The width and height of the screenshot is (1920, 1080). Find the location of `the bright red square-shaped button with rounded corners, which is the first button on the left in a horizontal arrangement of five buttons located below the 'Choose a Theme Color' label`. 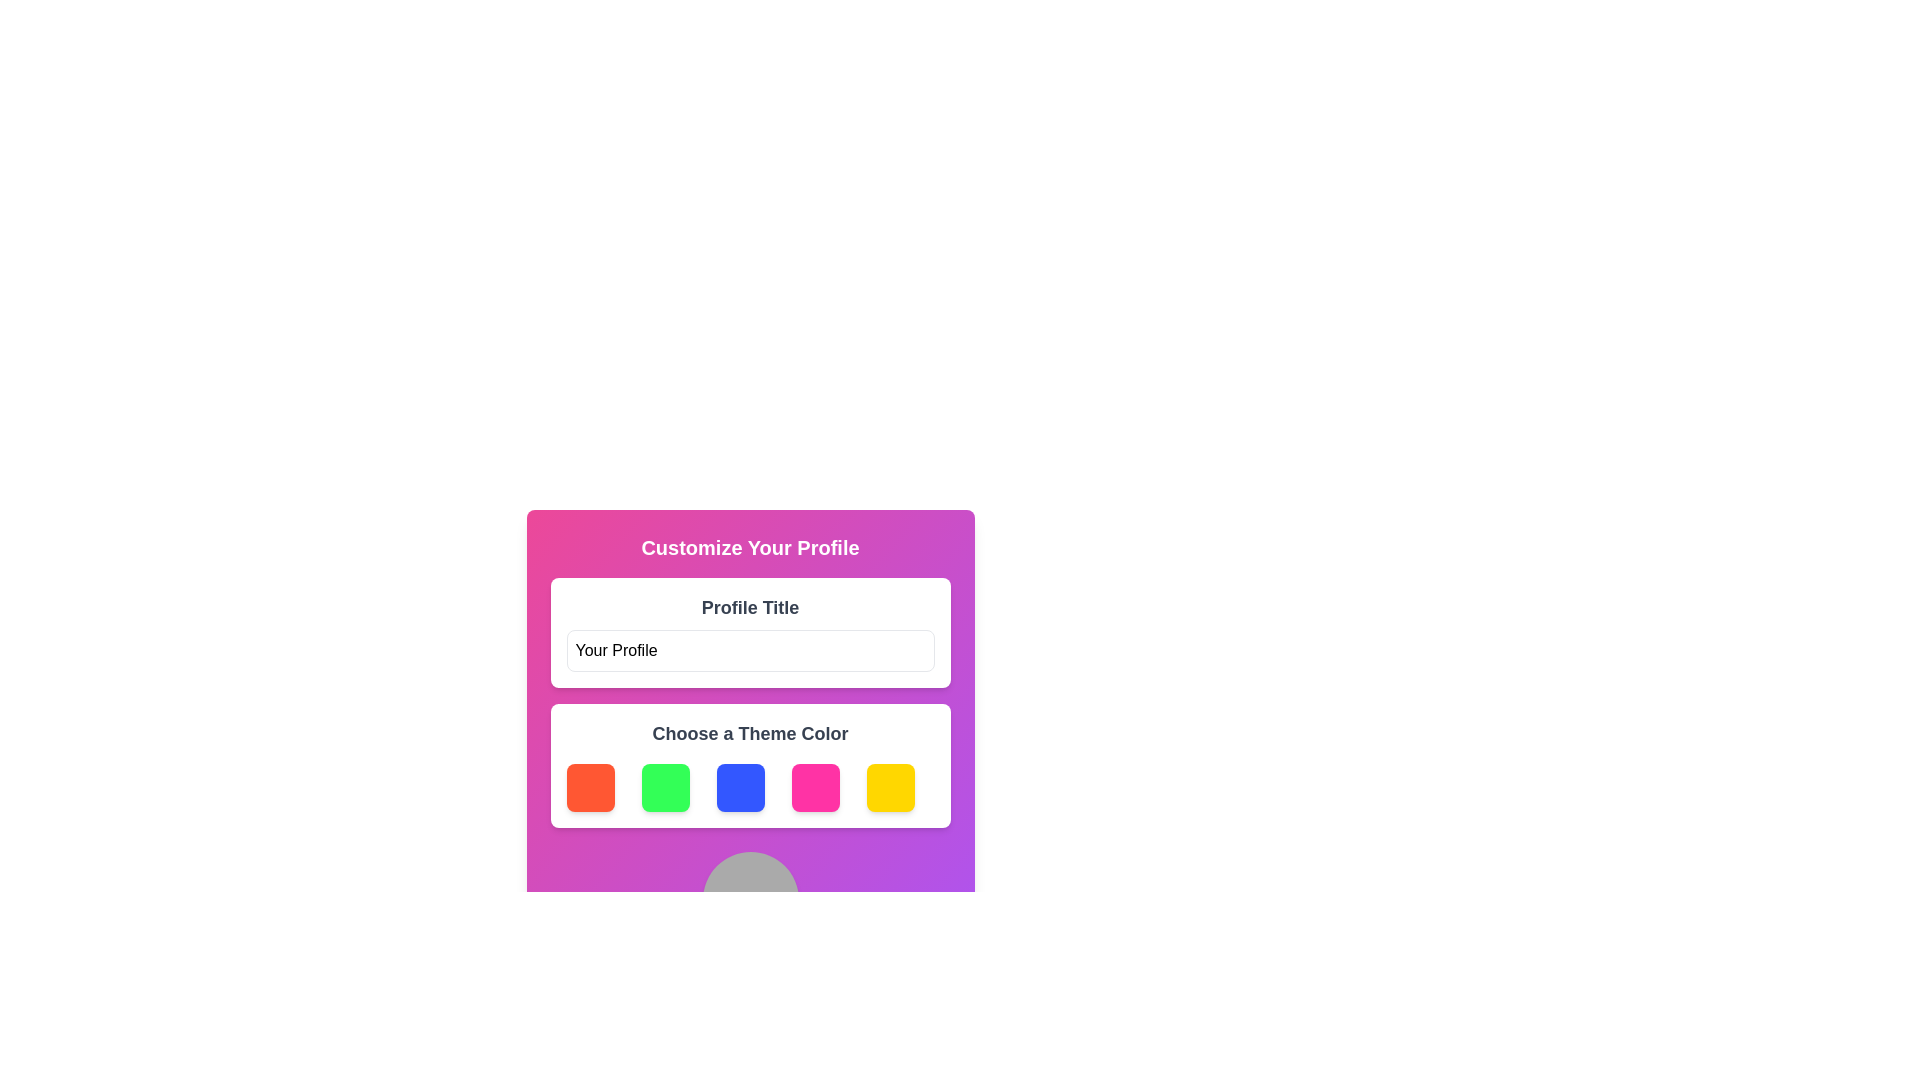

the bright red square-shaped button with rounded corners, which is the first button on the left in a horizontal arrangement of five buttons located below the 'Choose a Theme Color' label is located at coordinates (589, 786).